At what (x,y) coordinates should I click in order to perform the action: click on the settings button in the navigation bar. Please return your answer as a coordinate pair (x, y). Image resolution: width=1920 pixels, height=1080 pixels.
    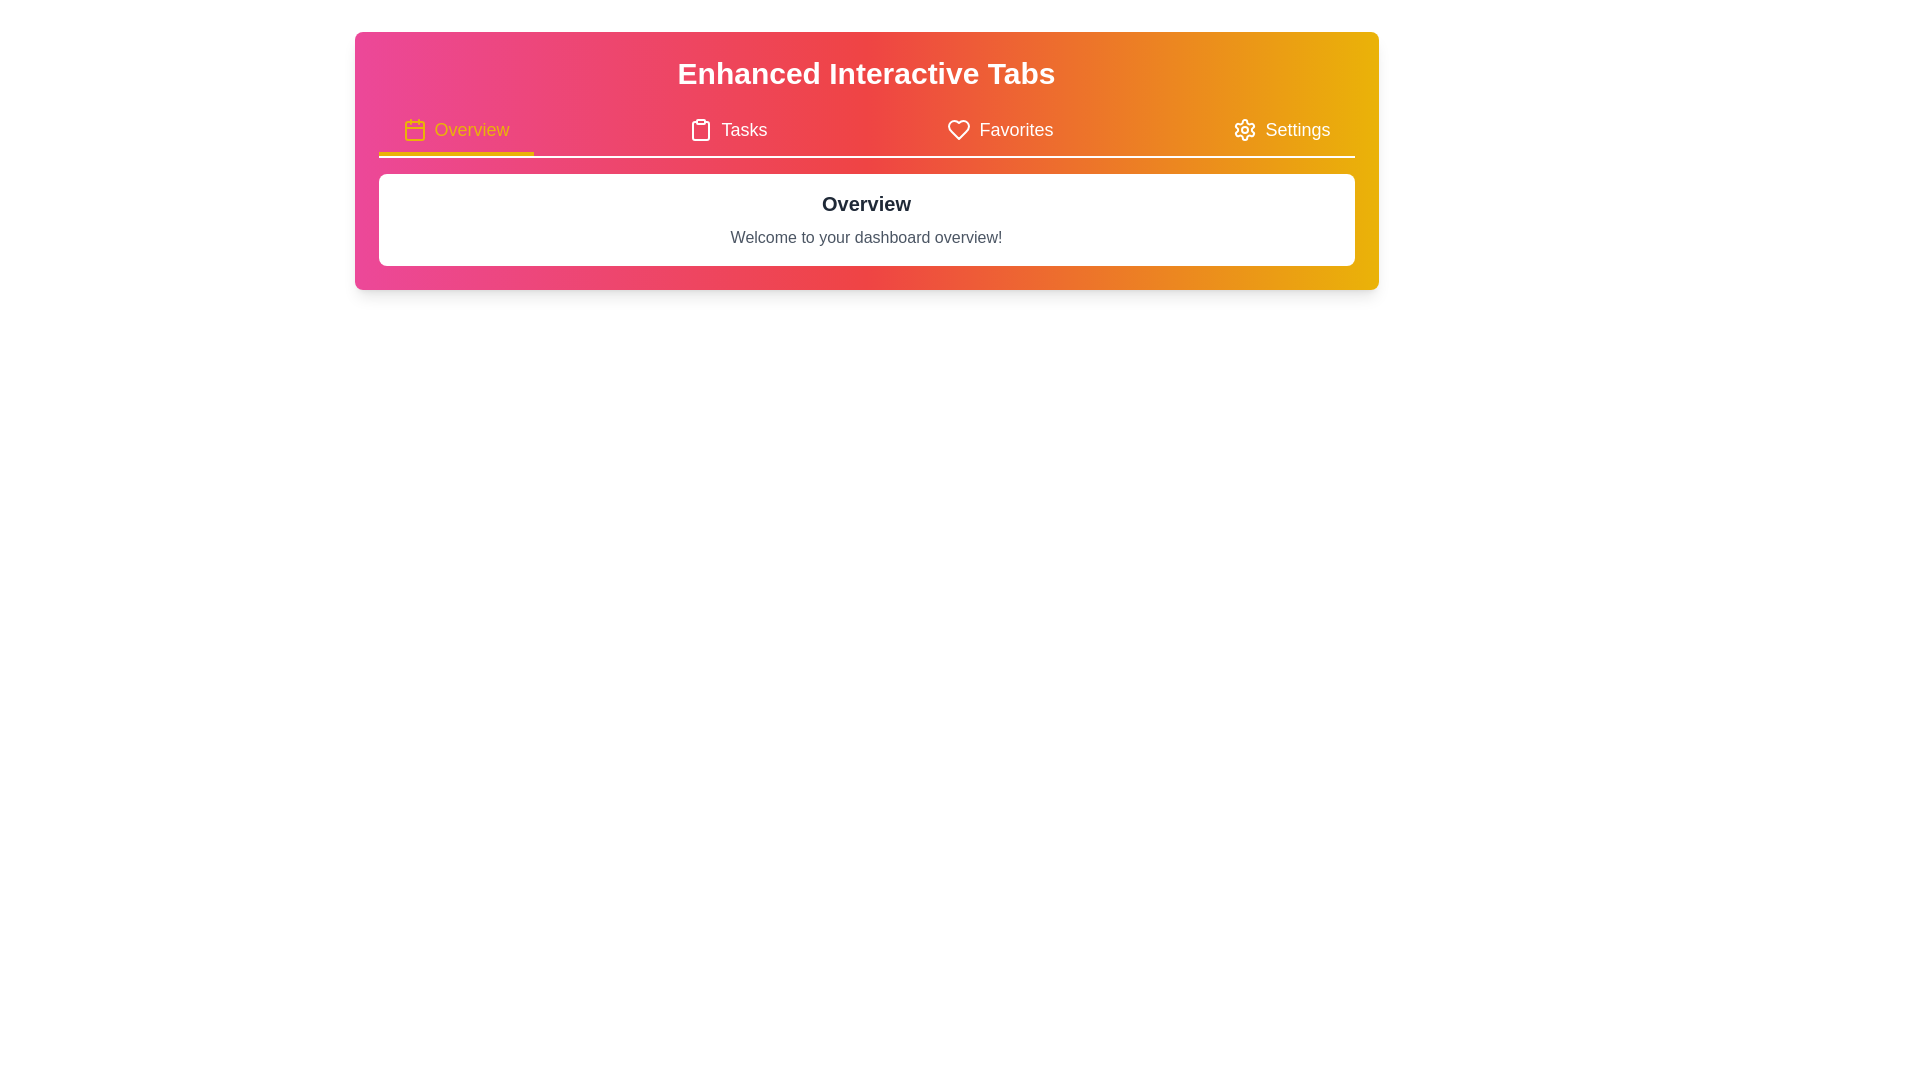
    Looking at the image, I should click on (1281, 131).